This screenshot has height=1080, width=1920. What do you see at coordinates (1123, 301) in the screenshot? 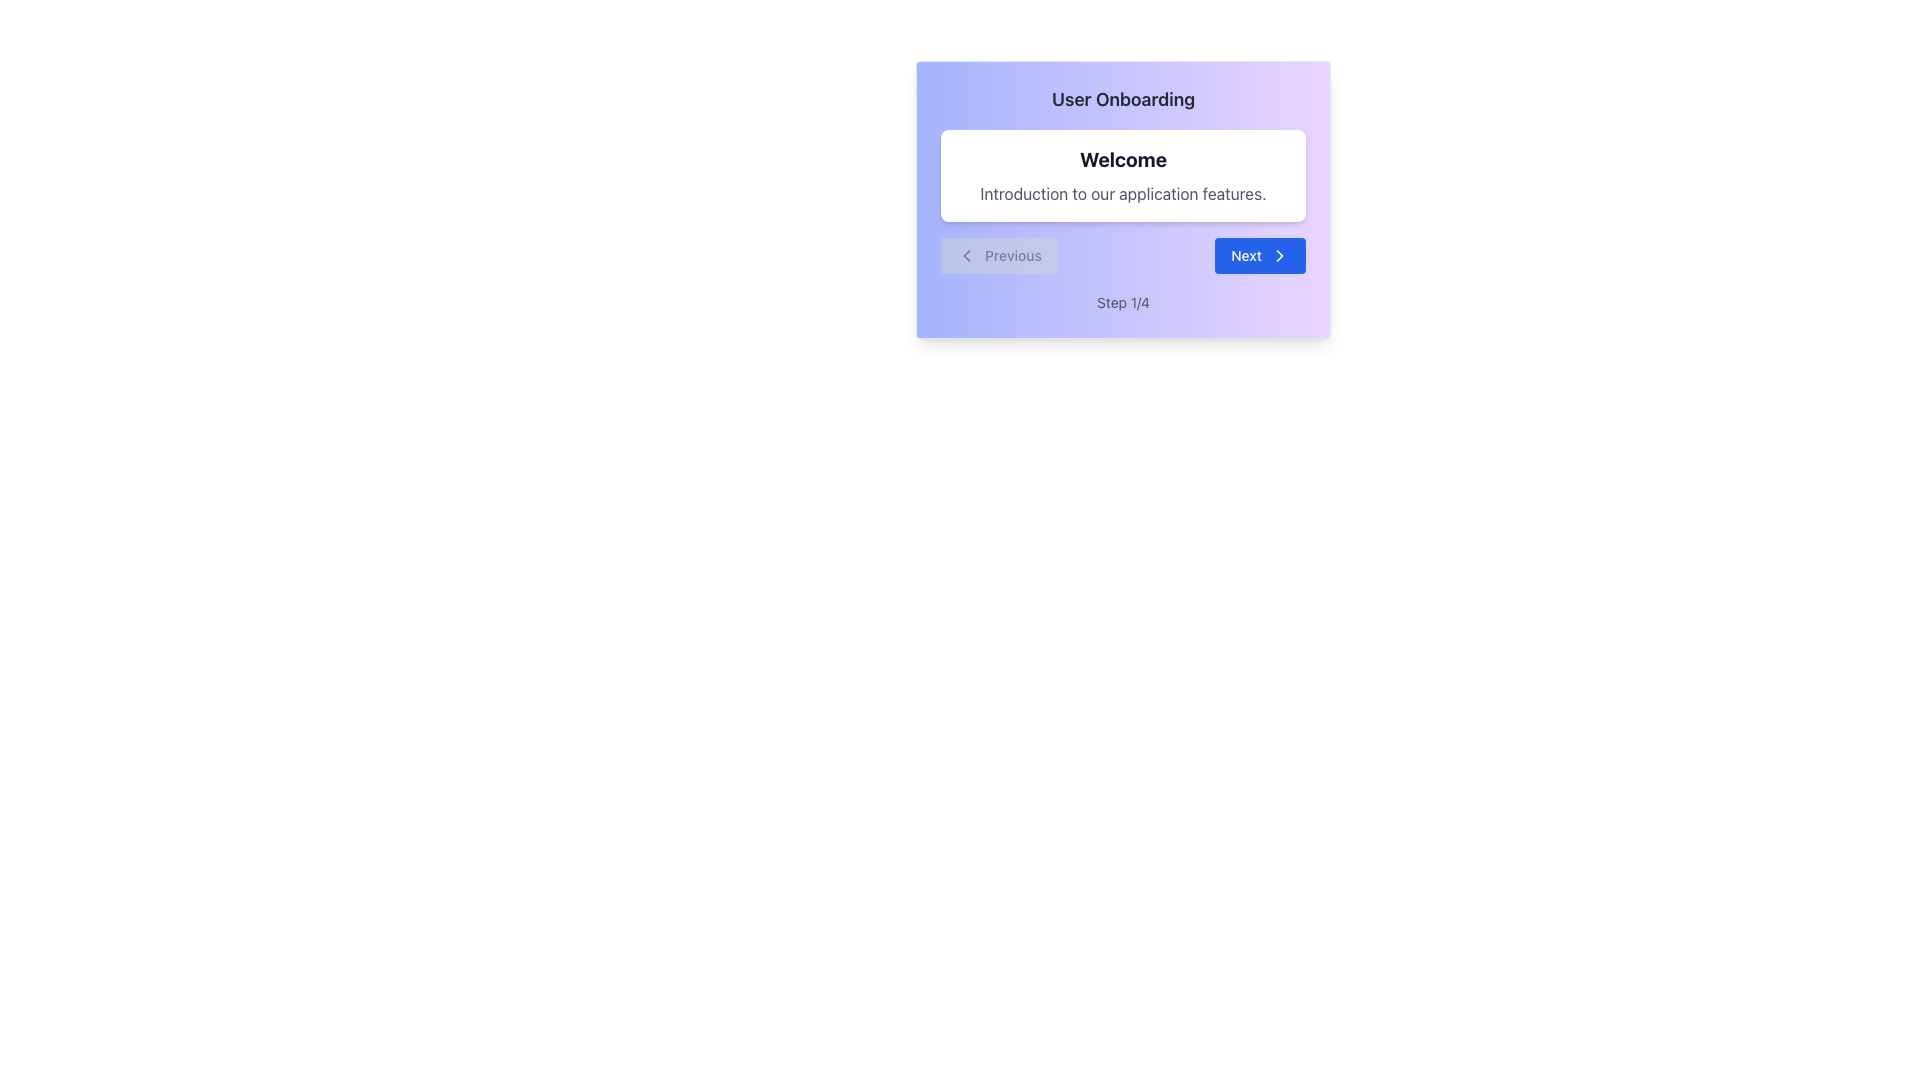
I see `text content of the Text Label displaying 'Step 1/4', which is located at the bottom of the 'User Onboarding' panel, below the 'Previous' and 'Next' navigation controls` at bounding box center [1123, 301].